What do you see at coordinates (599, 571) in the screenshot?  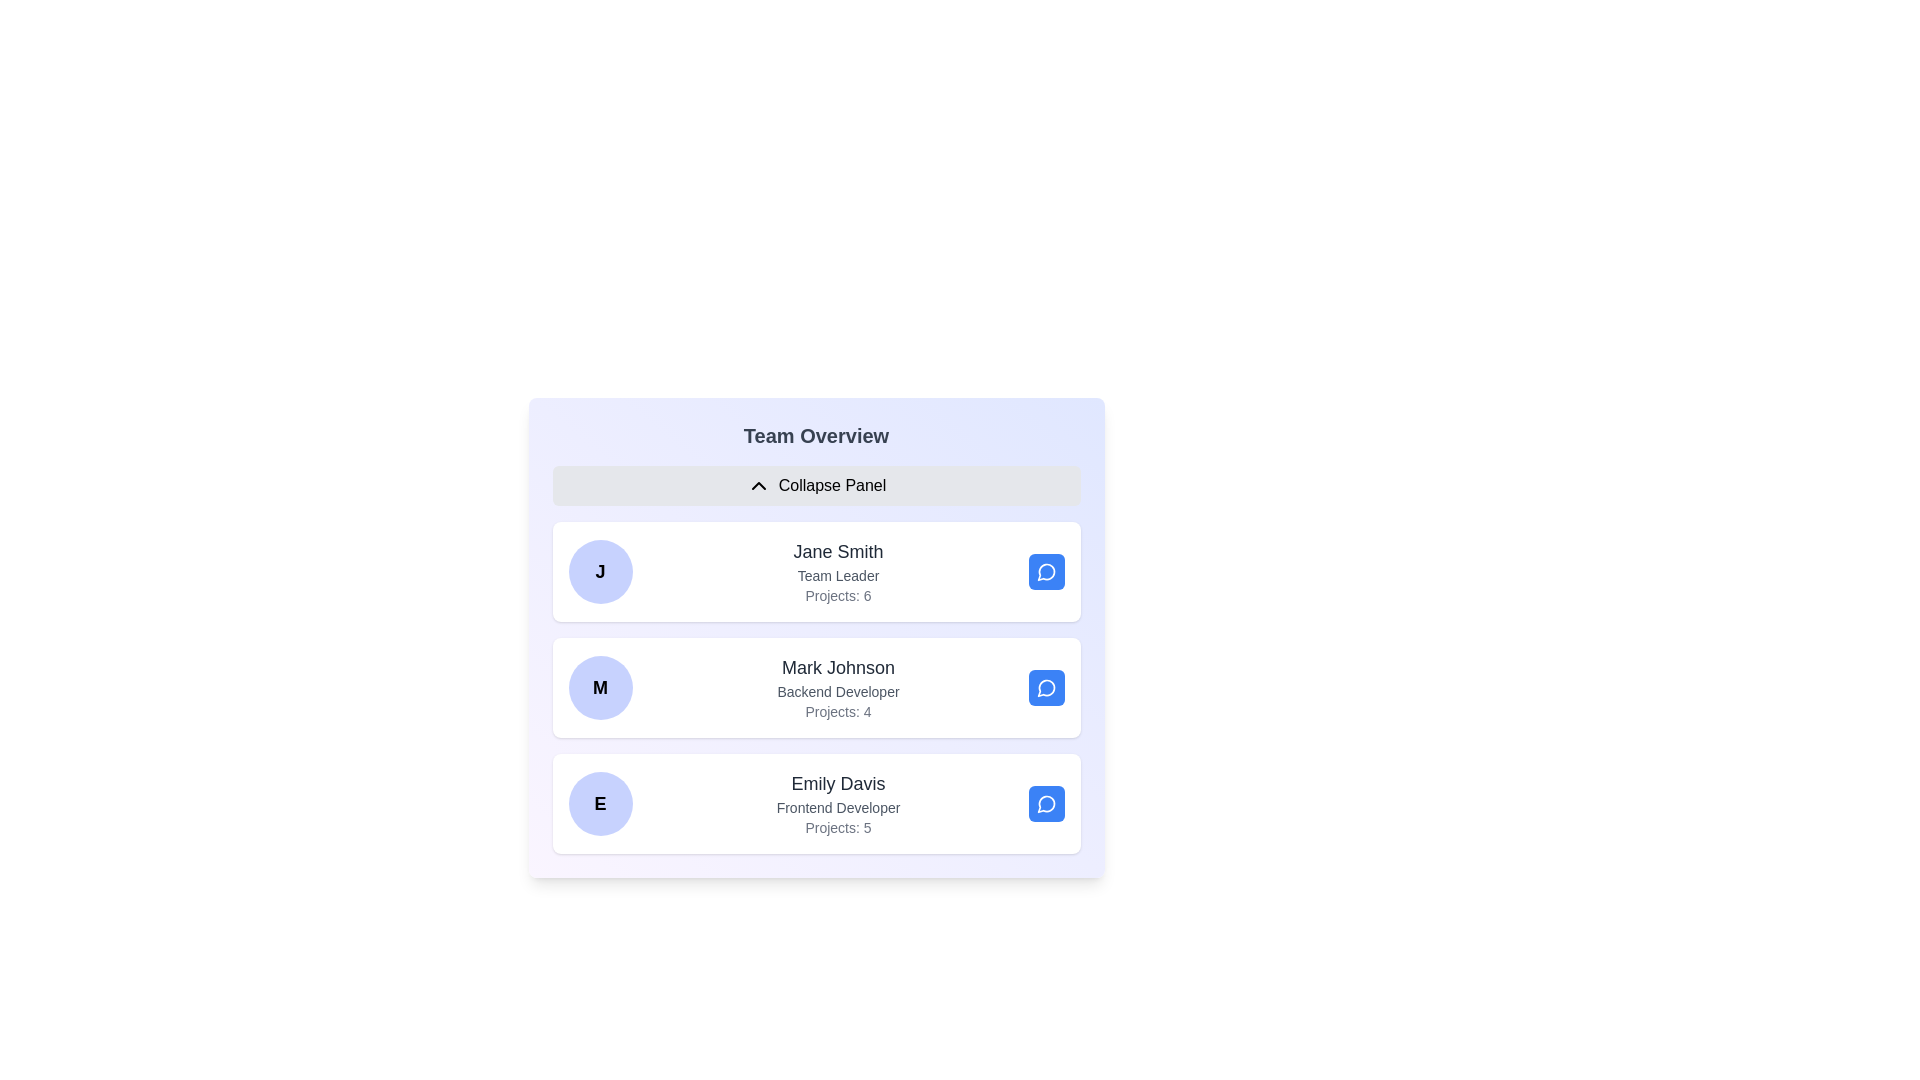 I see `the circular profile placeholder icon featuring the letter 'J' in bold, located to the left of the 'Jane Smith Team Leader Projects: 6' card` at bounding box center [599, 571].